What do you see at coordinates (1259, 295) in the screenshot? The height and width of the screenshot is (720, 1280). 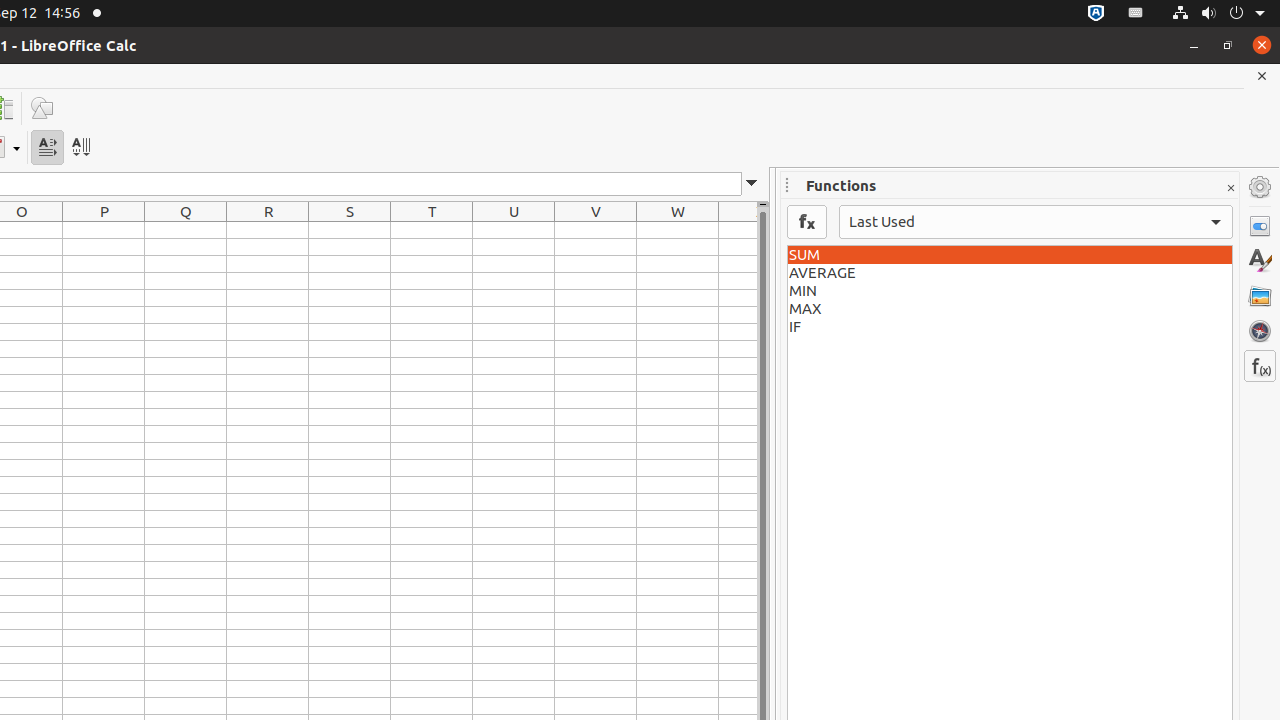 I see `'Gallery'` at bounding box center [1259, 295].